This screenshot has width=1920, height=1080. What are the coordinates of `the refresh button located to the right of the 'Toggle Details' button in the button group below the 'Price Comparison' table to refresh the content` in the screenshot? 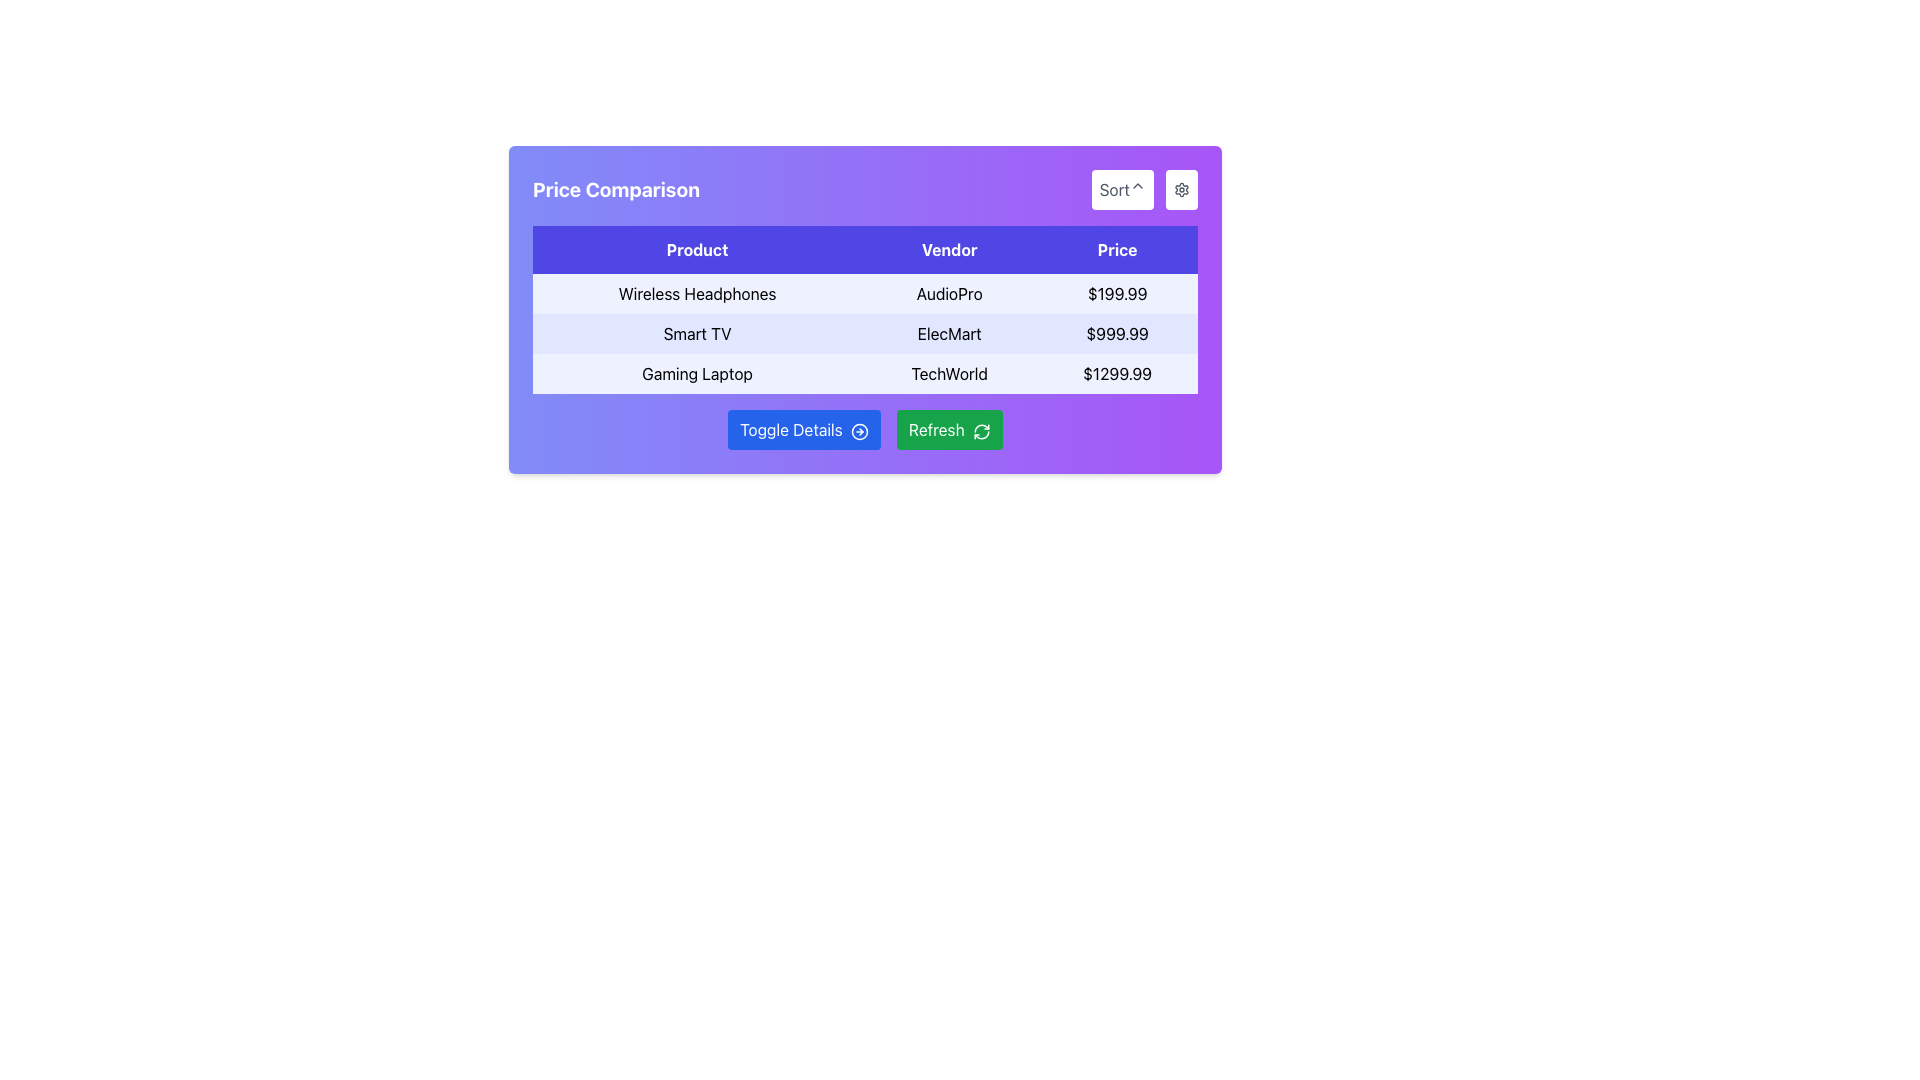 It's located at (948, 428).